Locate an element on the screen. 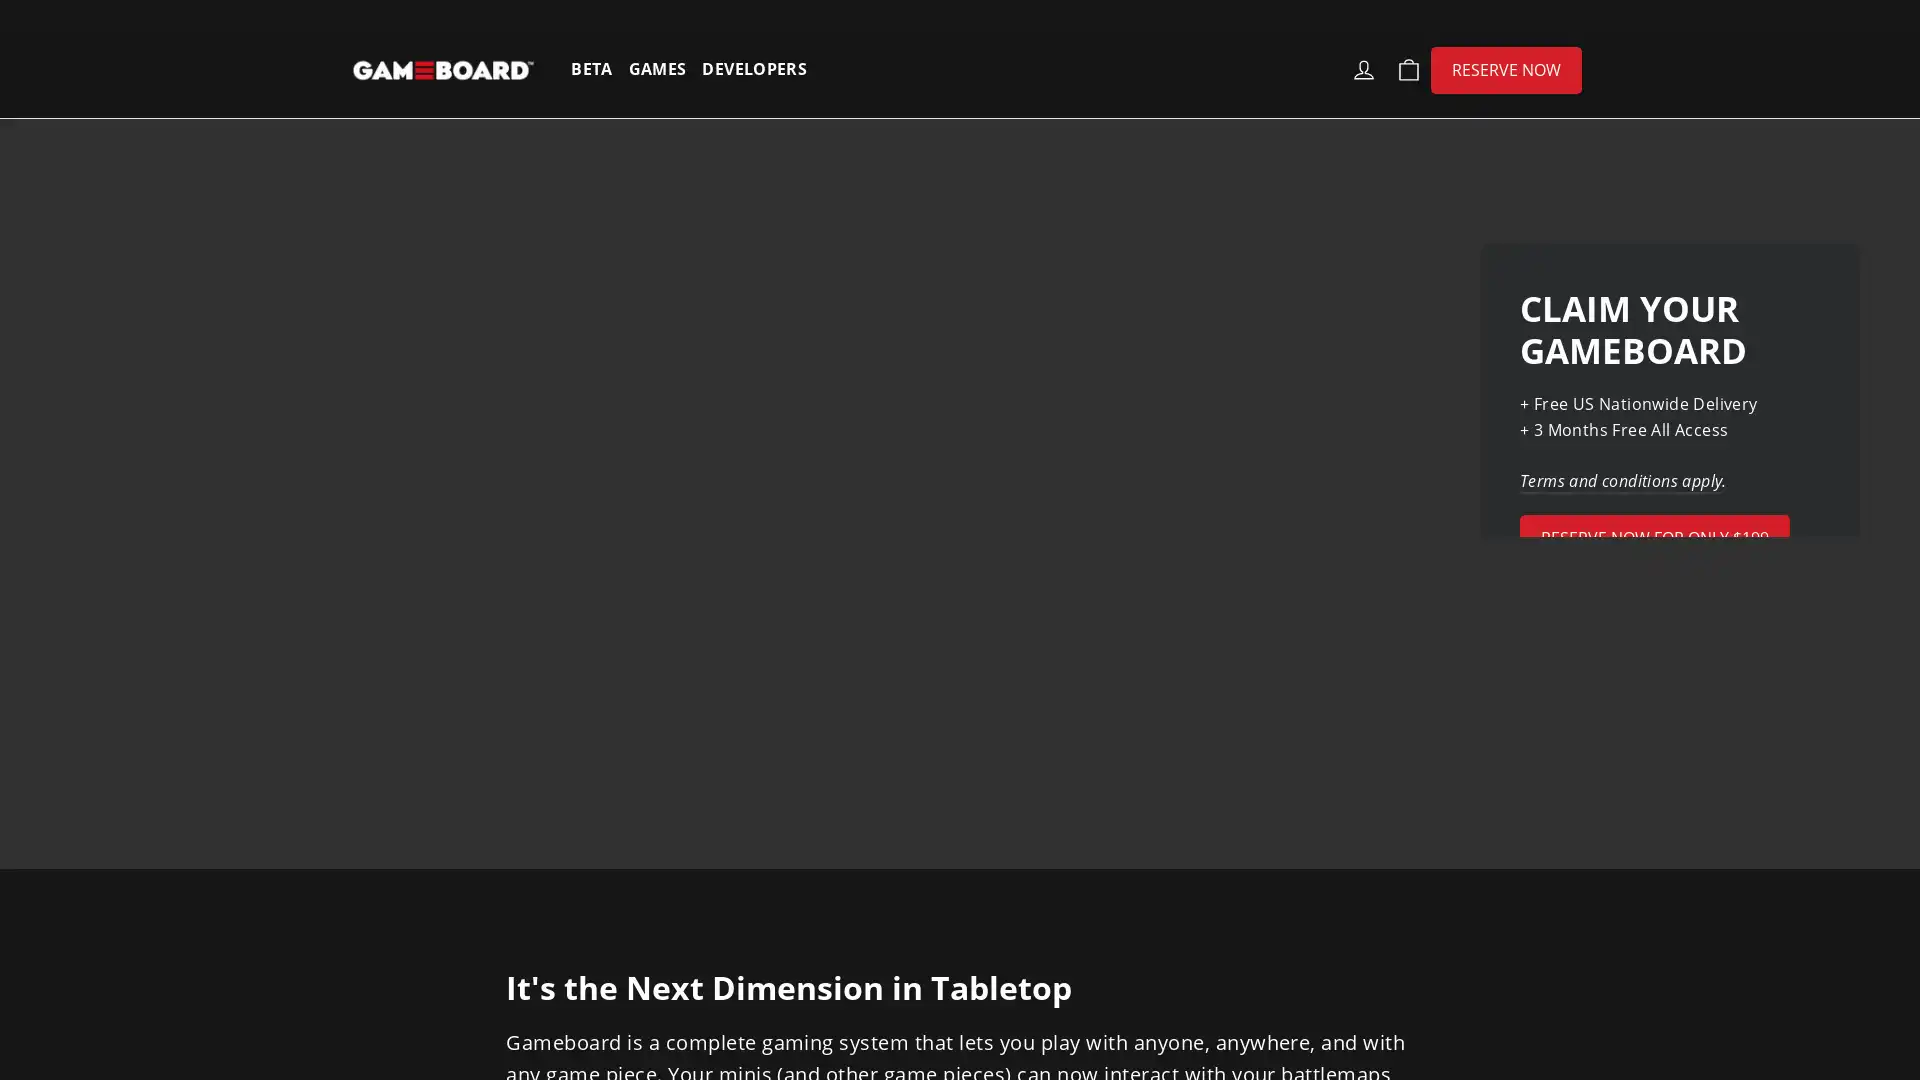 Image resolution: width=1920 pixels, height=1080 pixels. Close is located at coordinates (1886, 31).